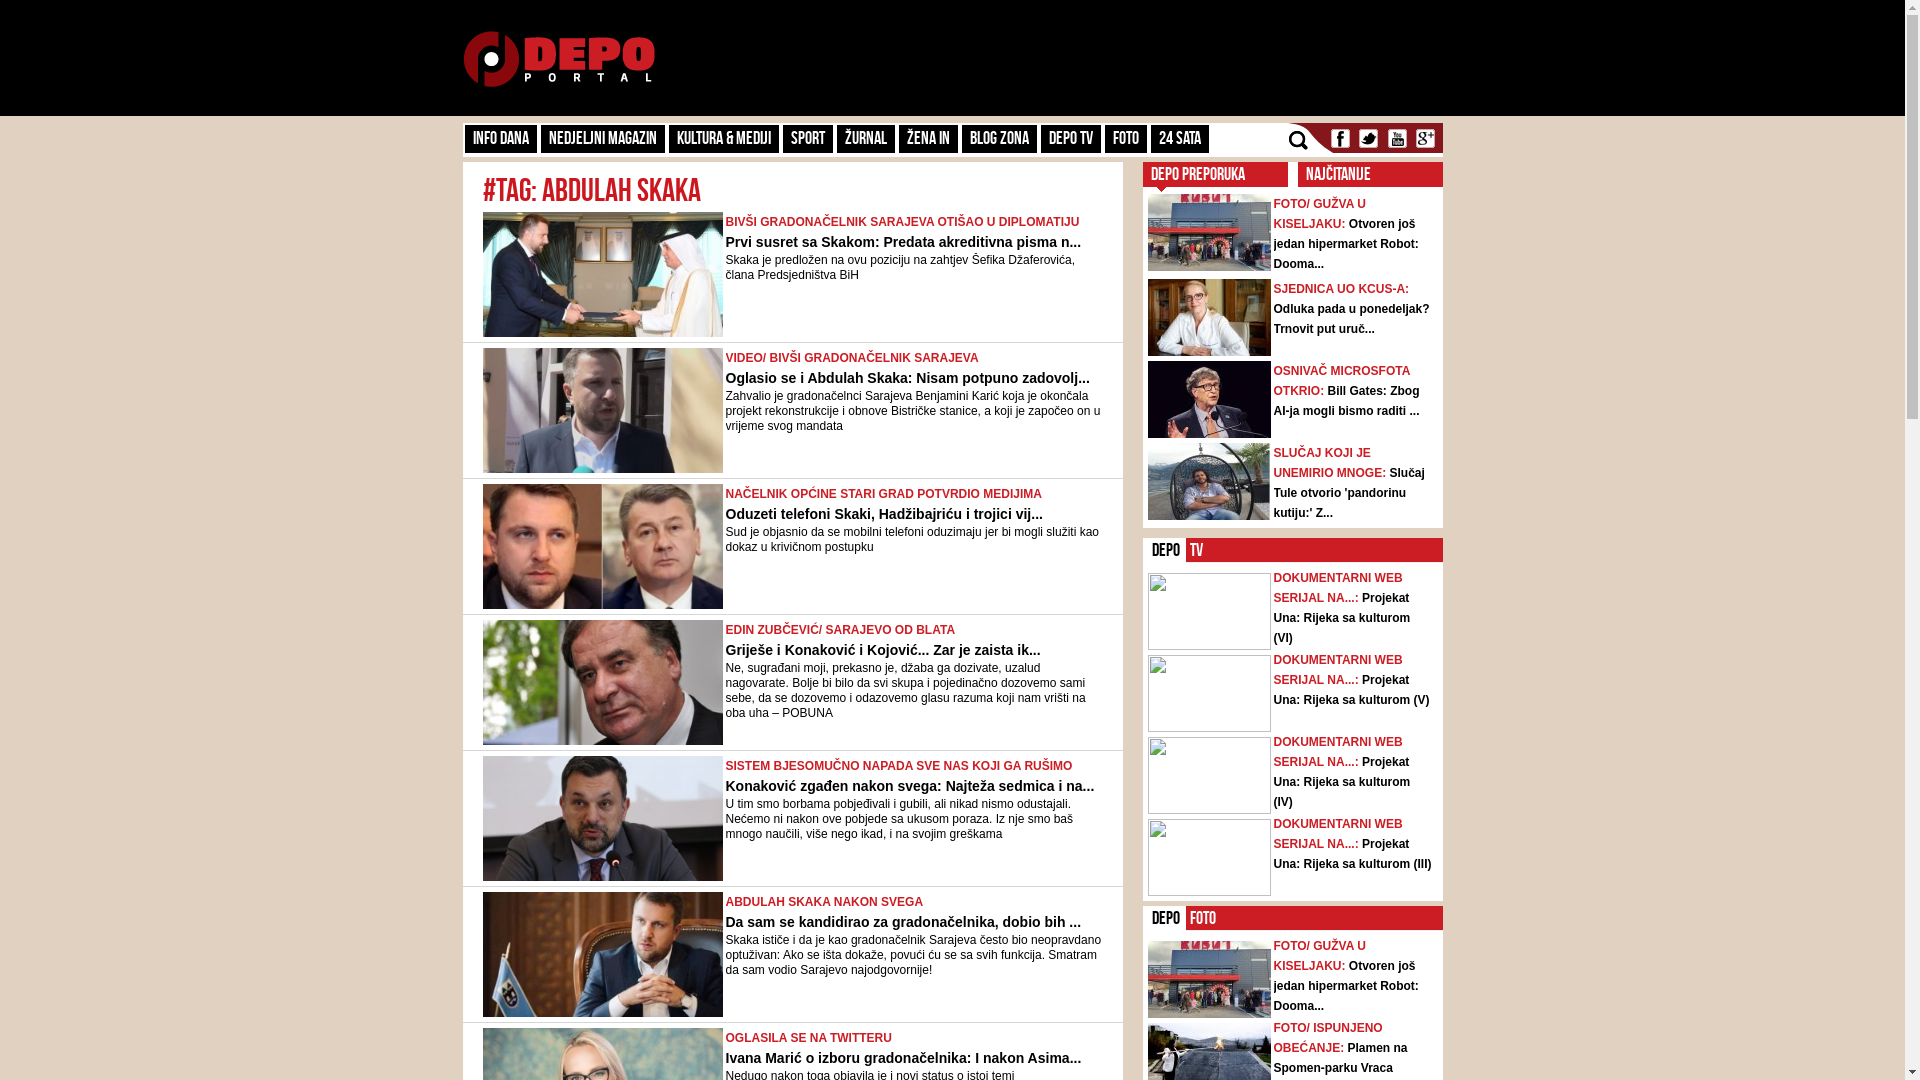 This screenshot has height=1080, width=1920. What do you see at coordinates (724, 378) in the screenshot?
I see `'Oglasio se i Abdulah Skaka: Nisam potpuno zadovolj...'` at bounding box center [724, 378].